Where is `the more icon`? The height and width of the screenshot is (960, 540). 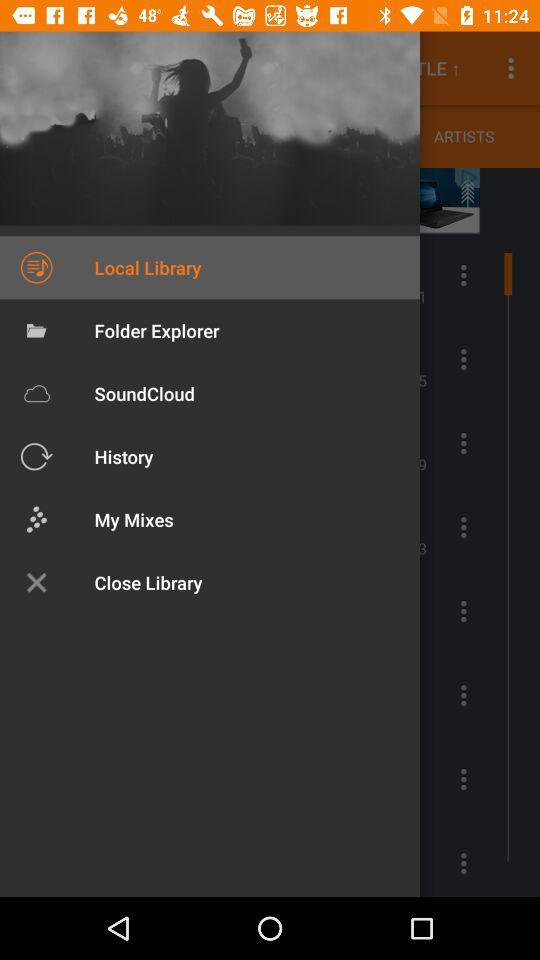
the more icon is located at coordinates (463, 862).